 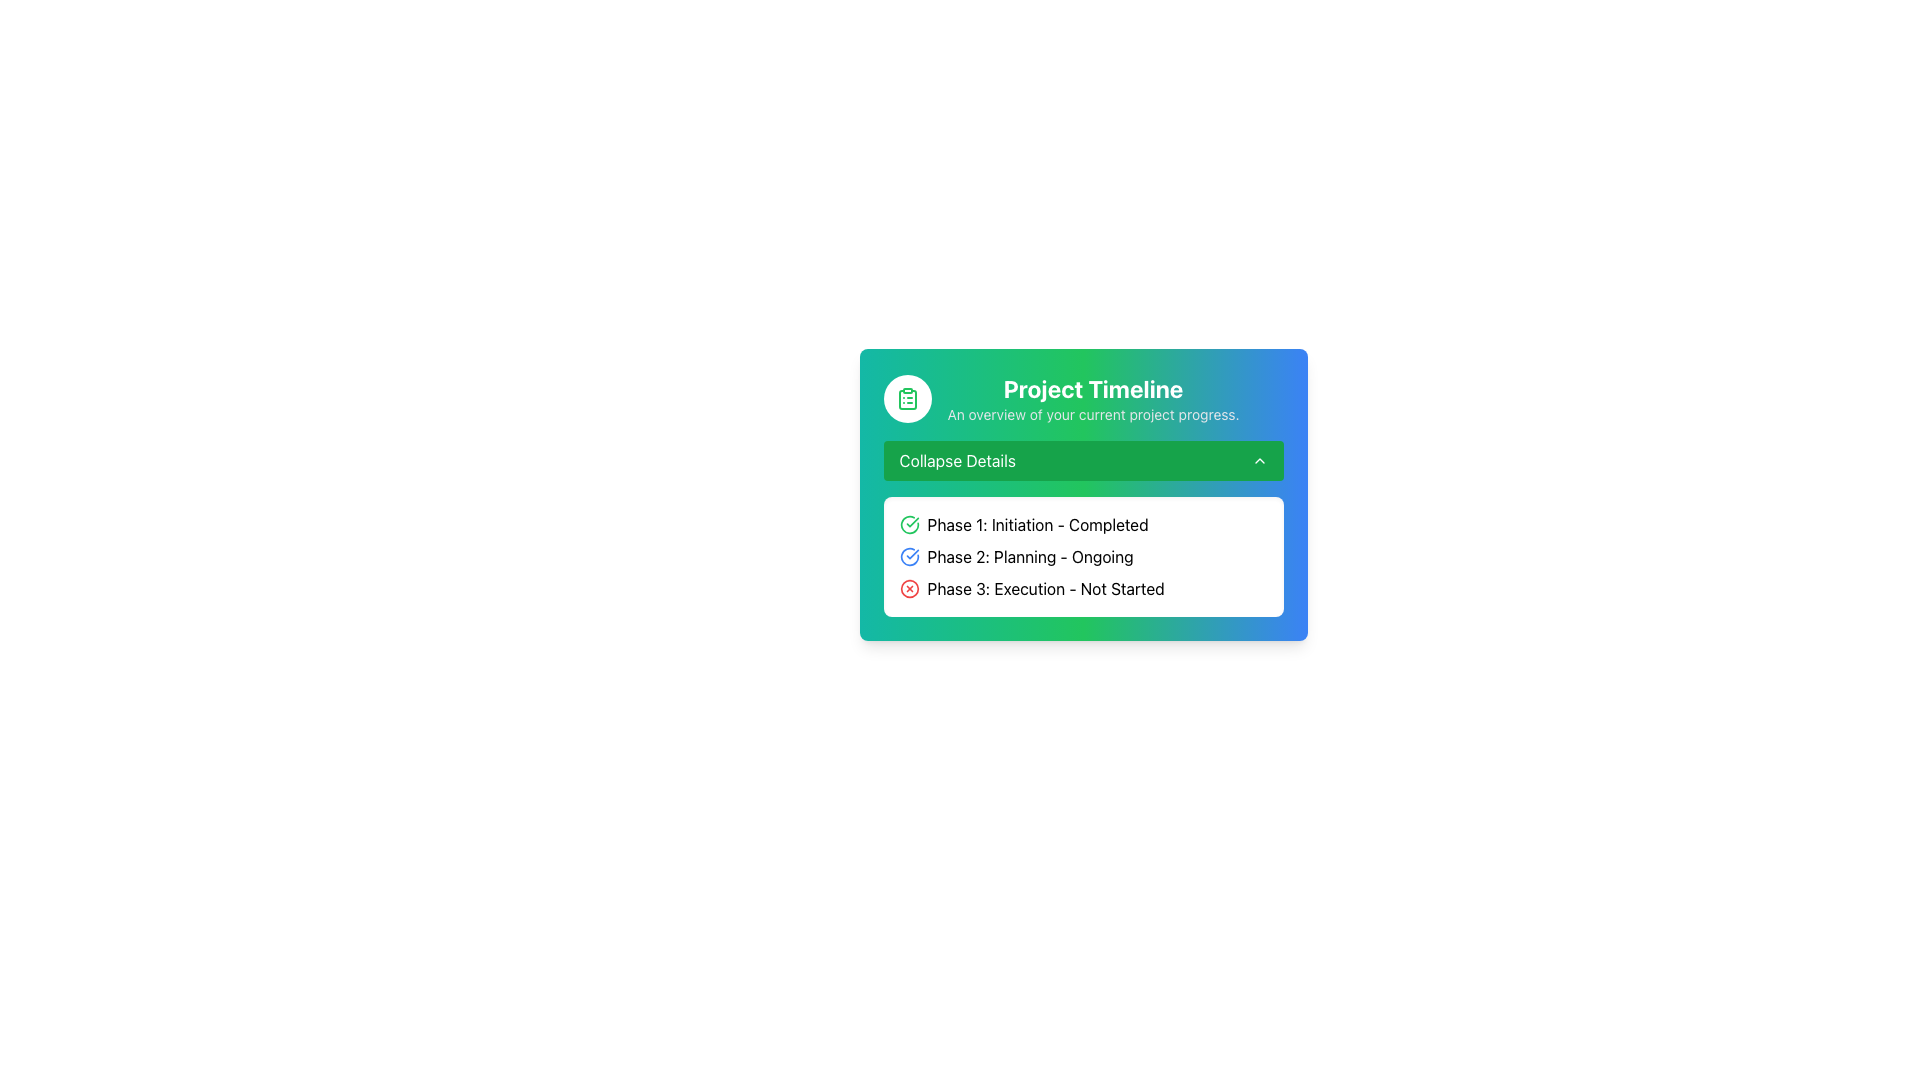 What do you see at coordinates (1082, 523) in the screenshot?
I see `the green circular icon next to the label 'Phase 1: Initiation - Completed' for more details` at bounding box center [1082, 523].